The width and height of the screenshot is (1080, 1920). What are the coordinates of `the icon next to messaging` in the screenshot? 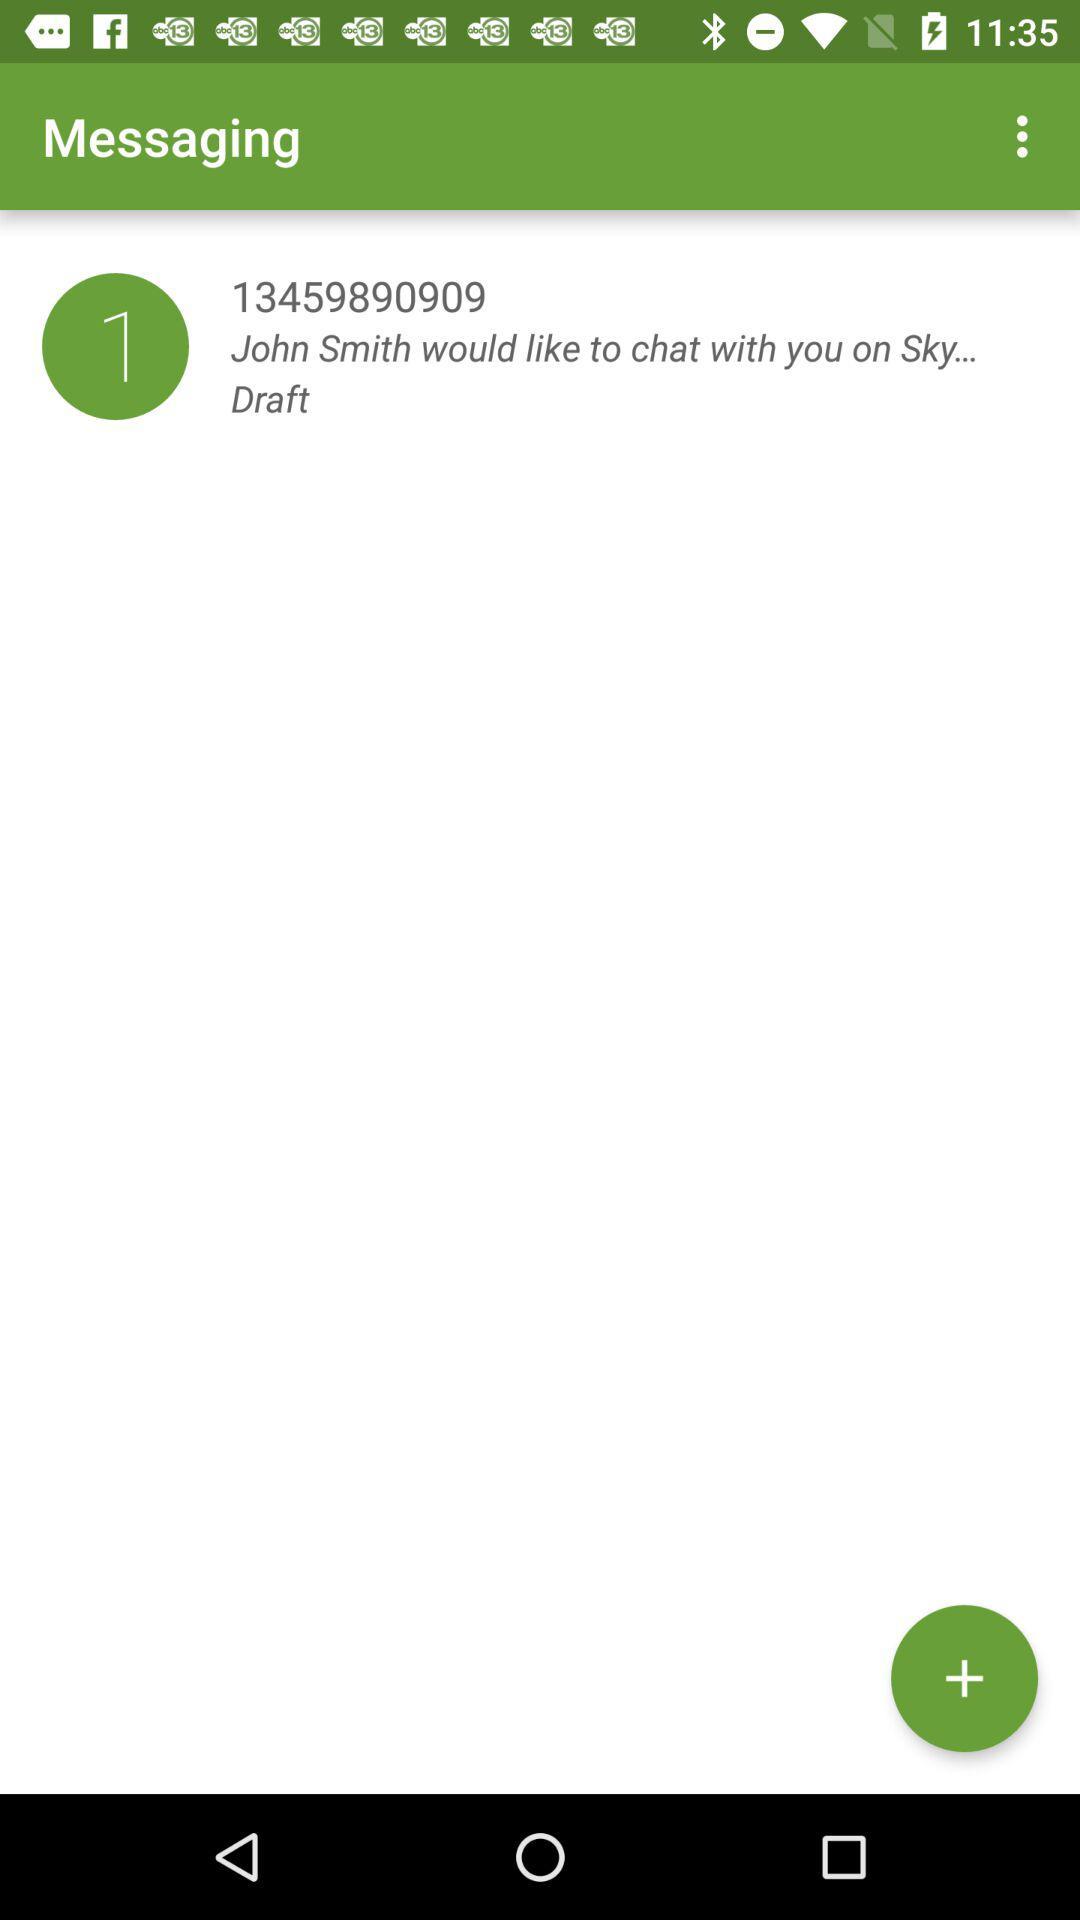 It's located at (1027, 135).